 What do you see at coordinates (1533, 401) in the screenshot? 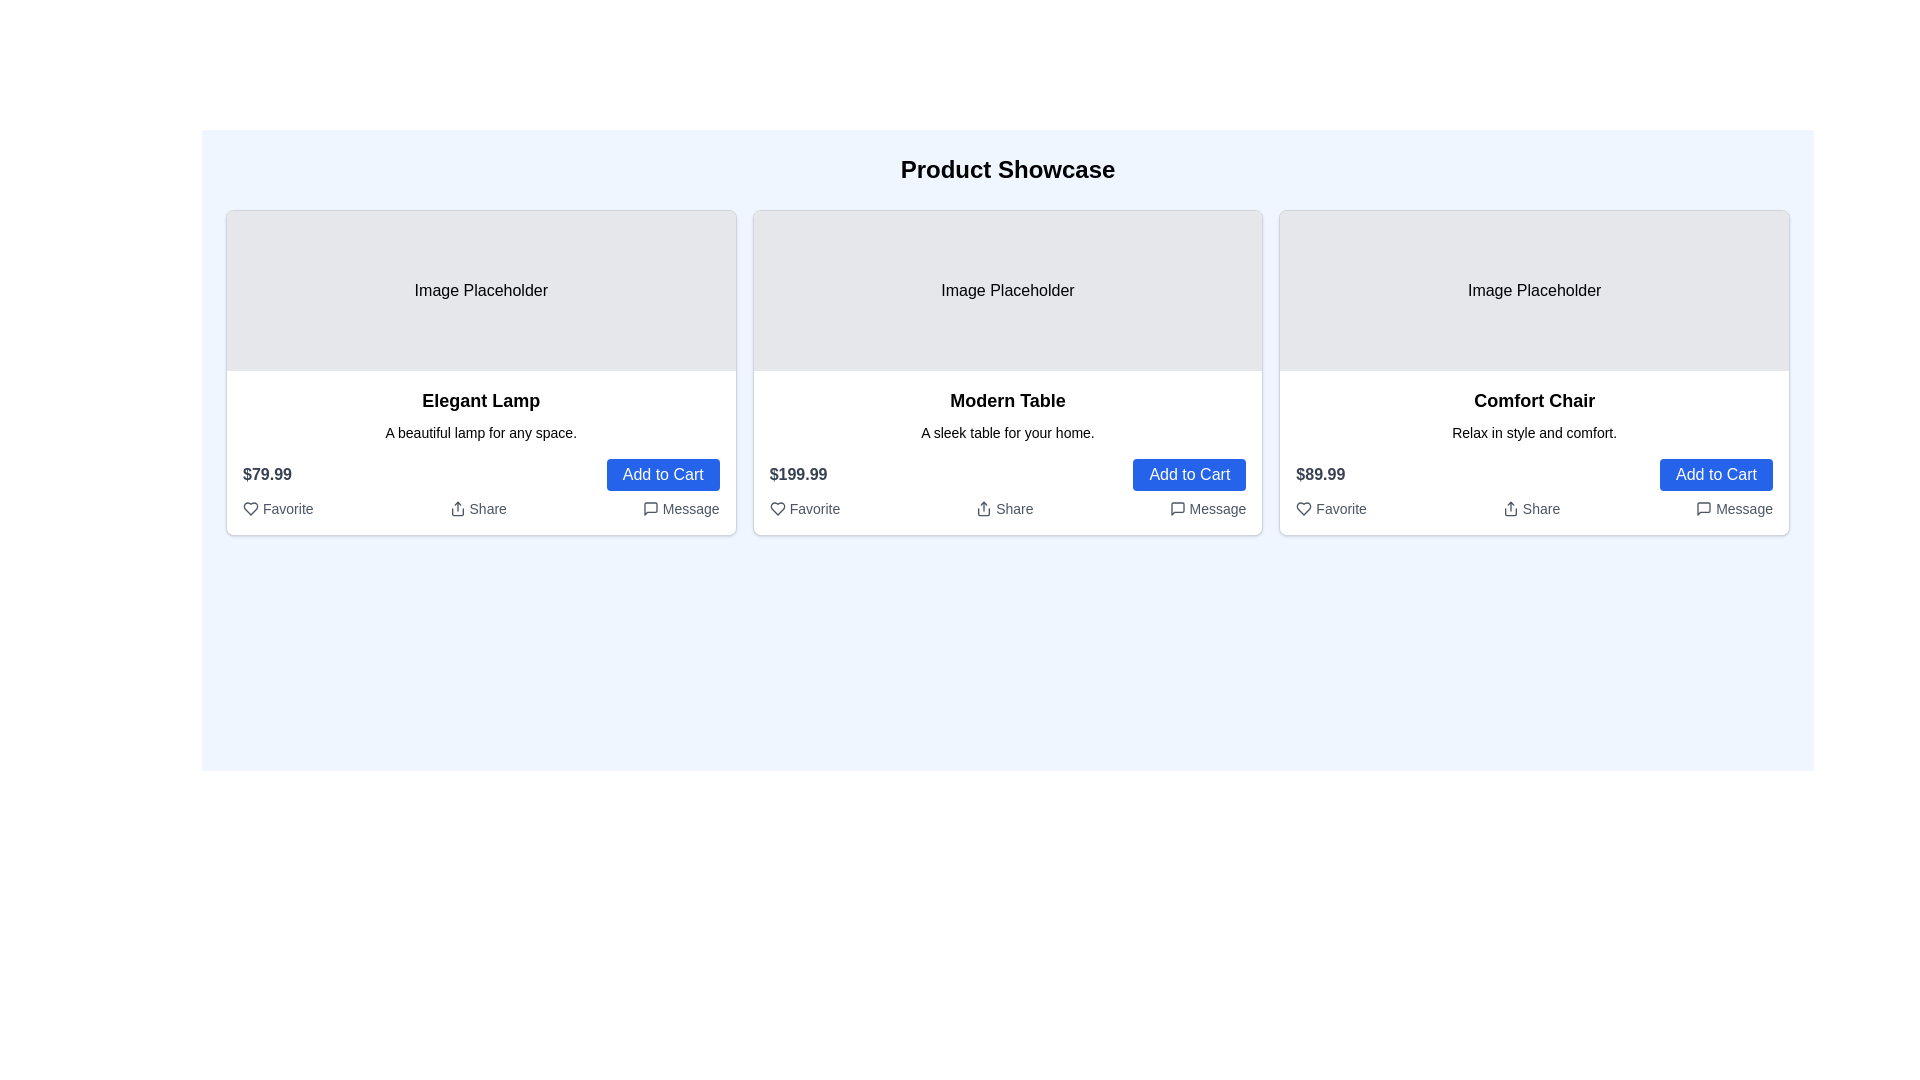
I see `the text label displaying the product title 'Comfort Chair', which is located at the top edge of the third product card` at bounding box center [1533, 401].